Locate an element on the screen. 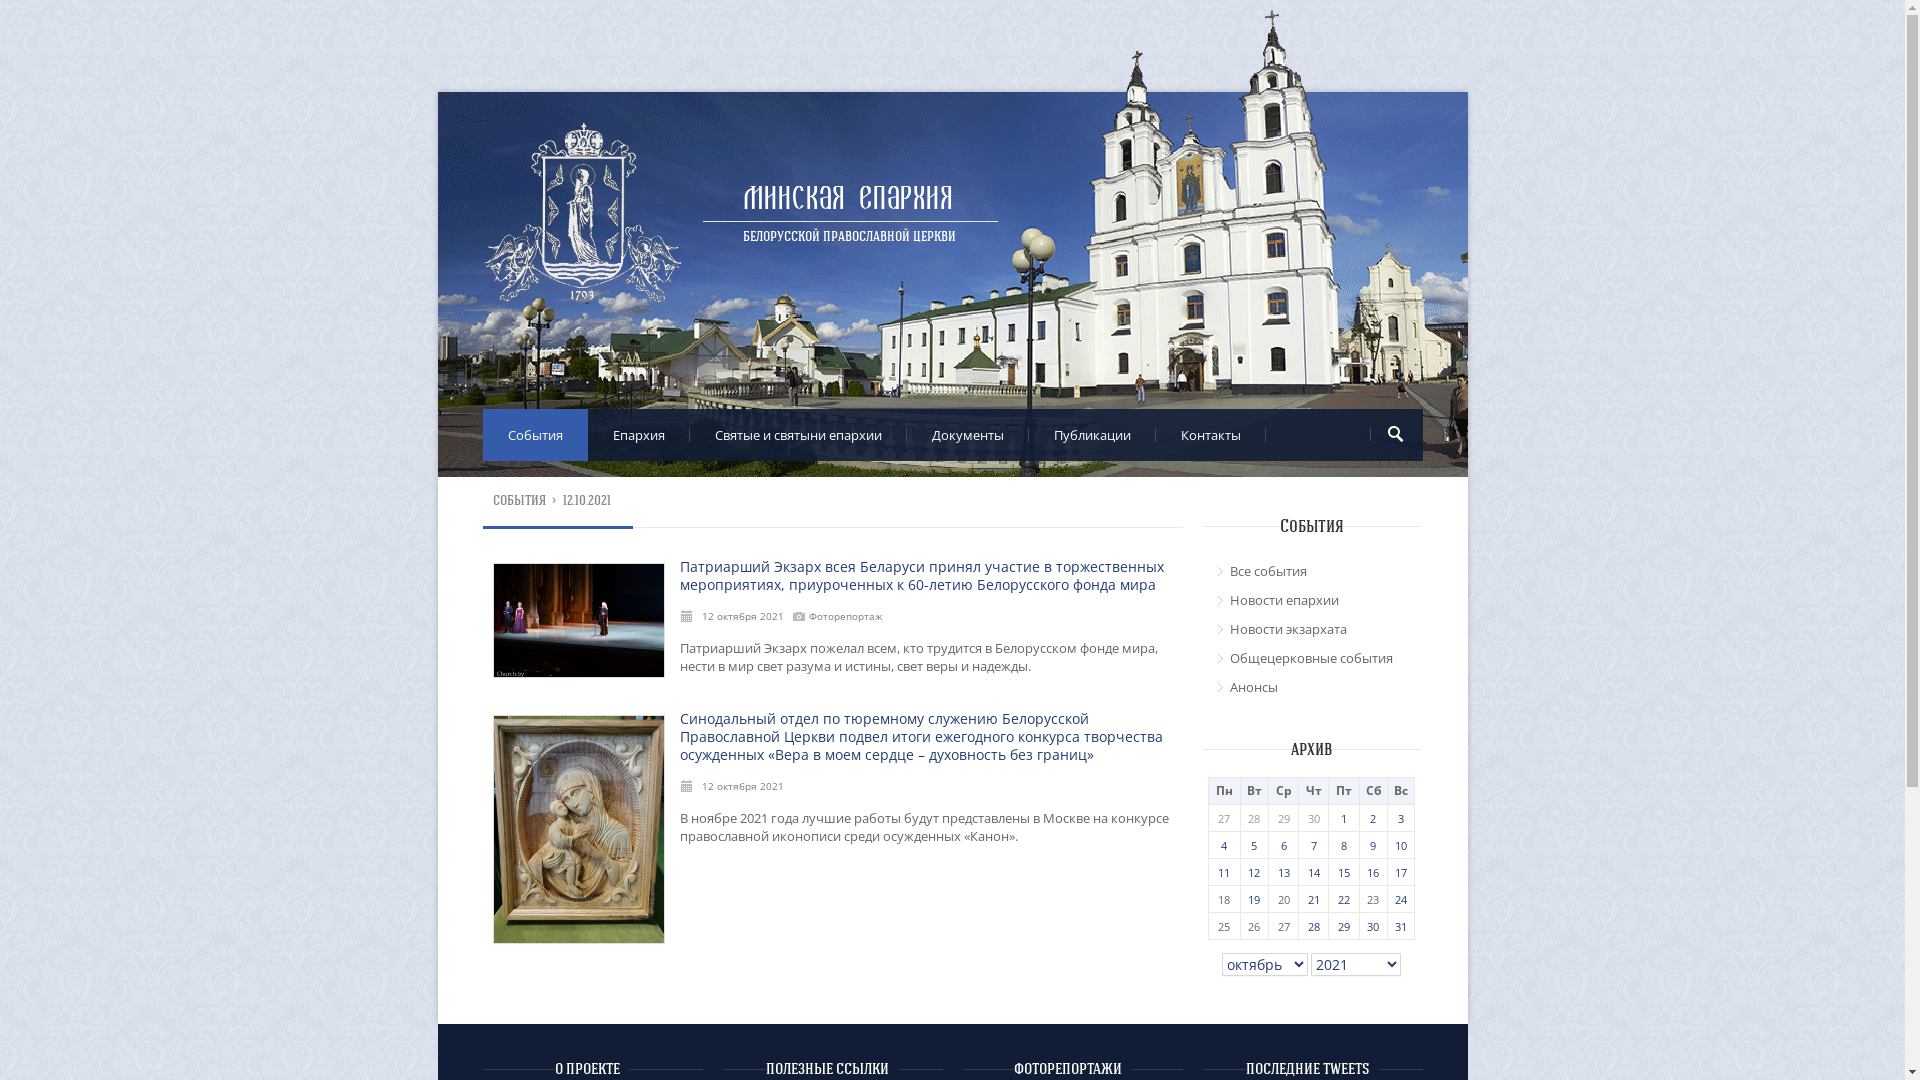 Image resolution: width=1920 pixels, height=1080 pixels. '1' is located at coordinates (1344, 817).